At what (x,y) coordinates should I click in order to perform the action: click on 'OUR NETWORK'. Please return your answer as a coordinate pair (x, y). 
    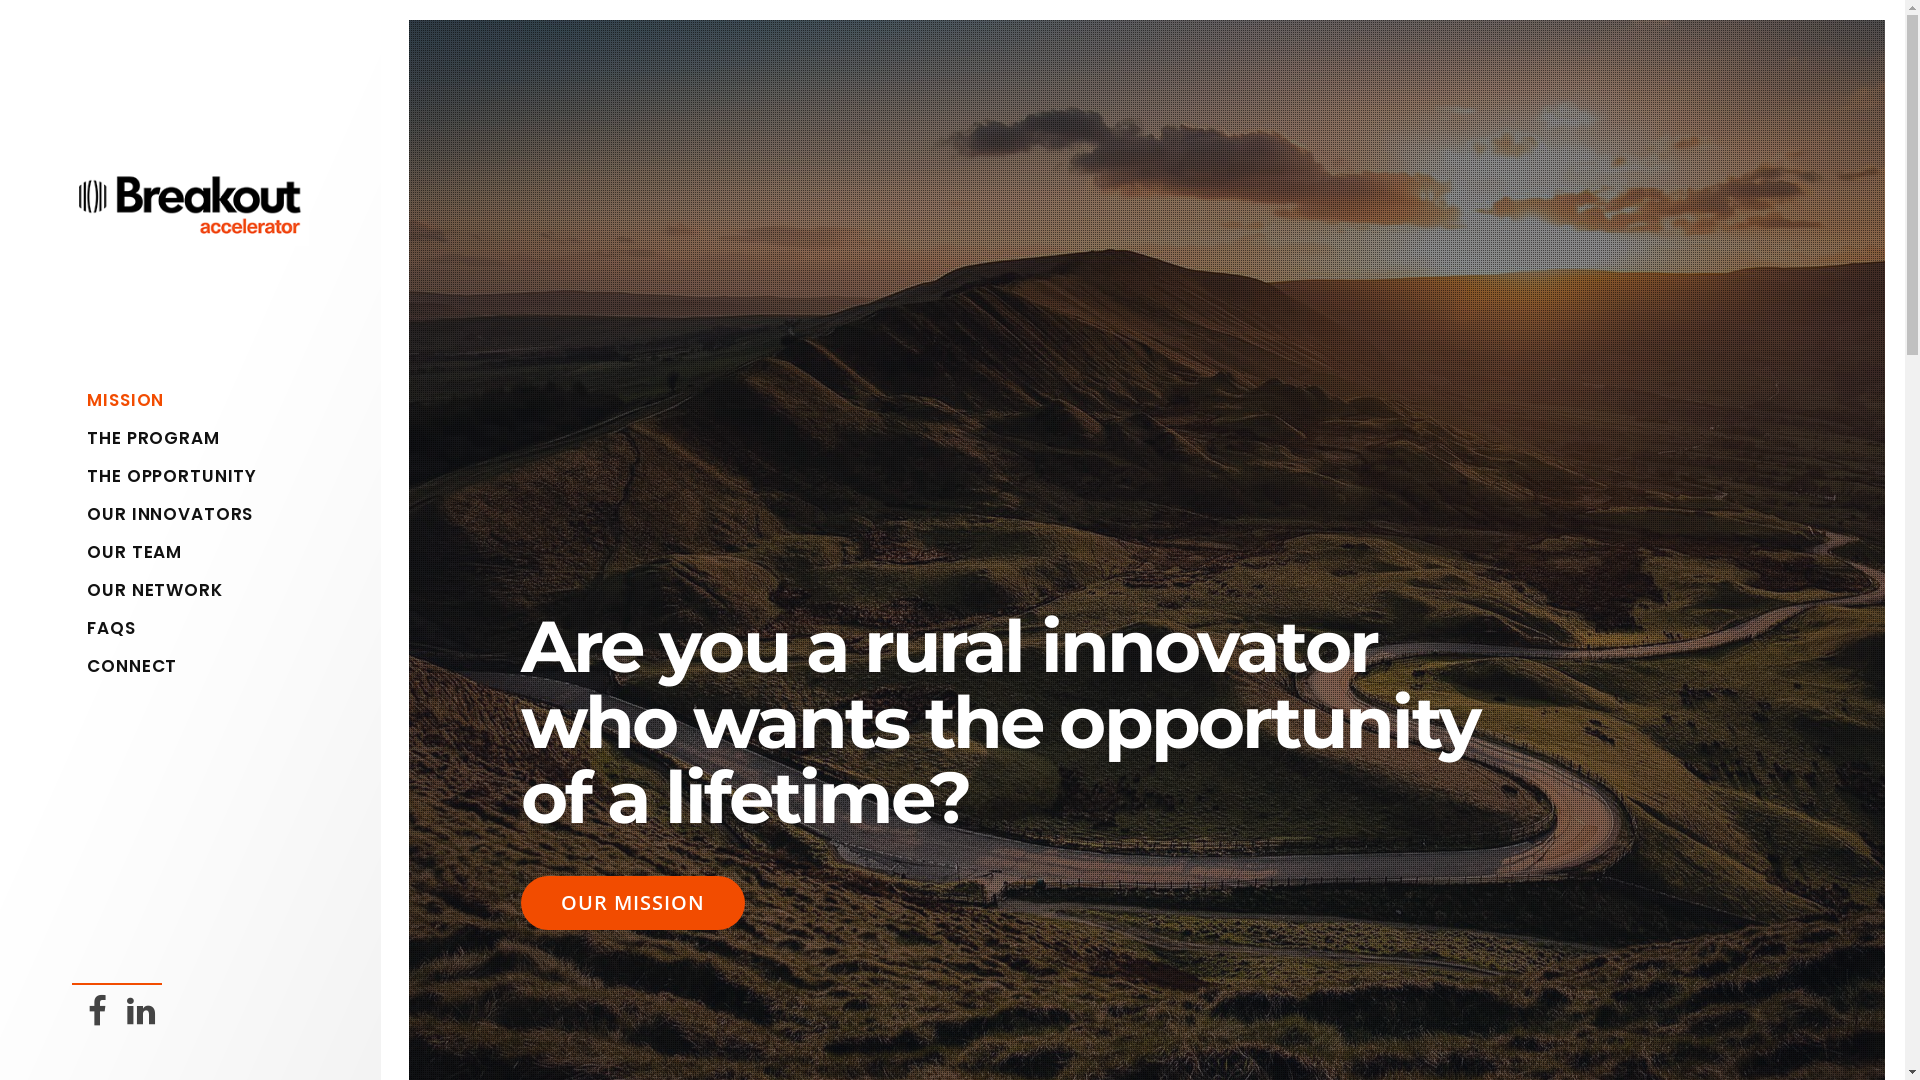
    Looking at the image, I should click on (85, 589).